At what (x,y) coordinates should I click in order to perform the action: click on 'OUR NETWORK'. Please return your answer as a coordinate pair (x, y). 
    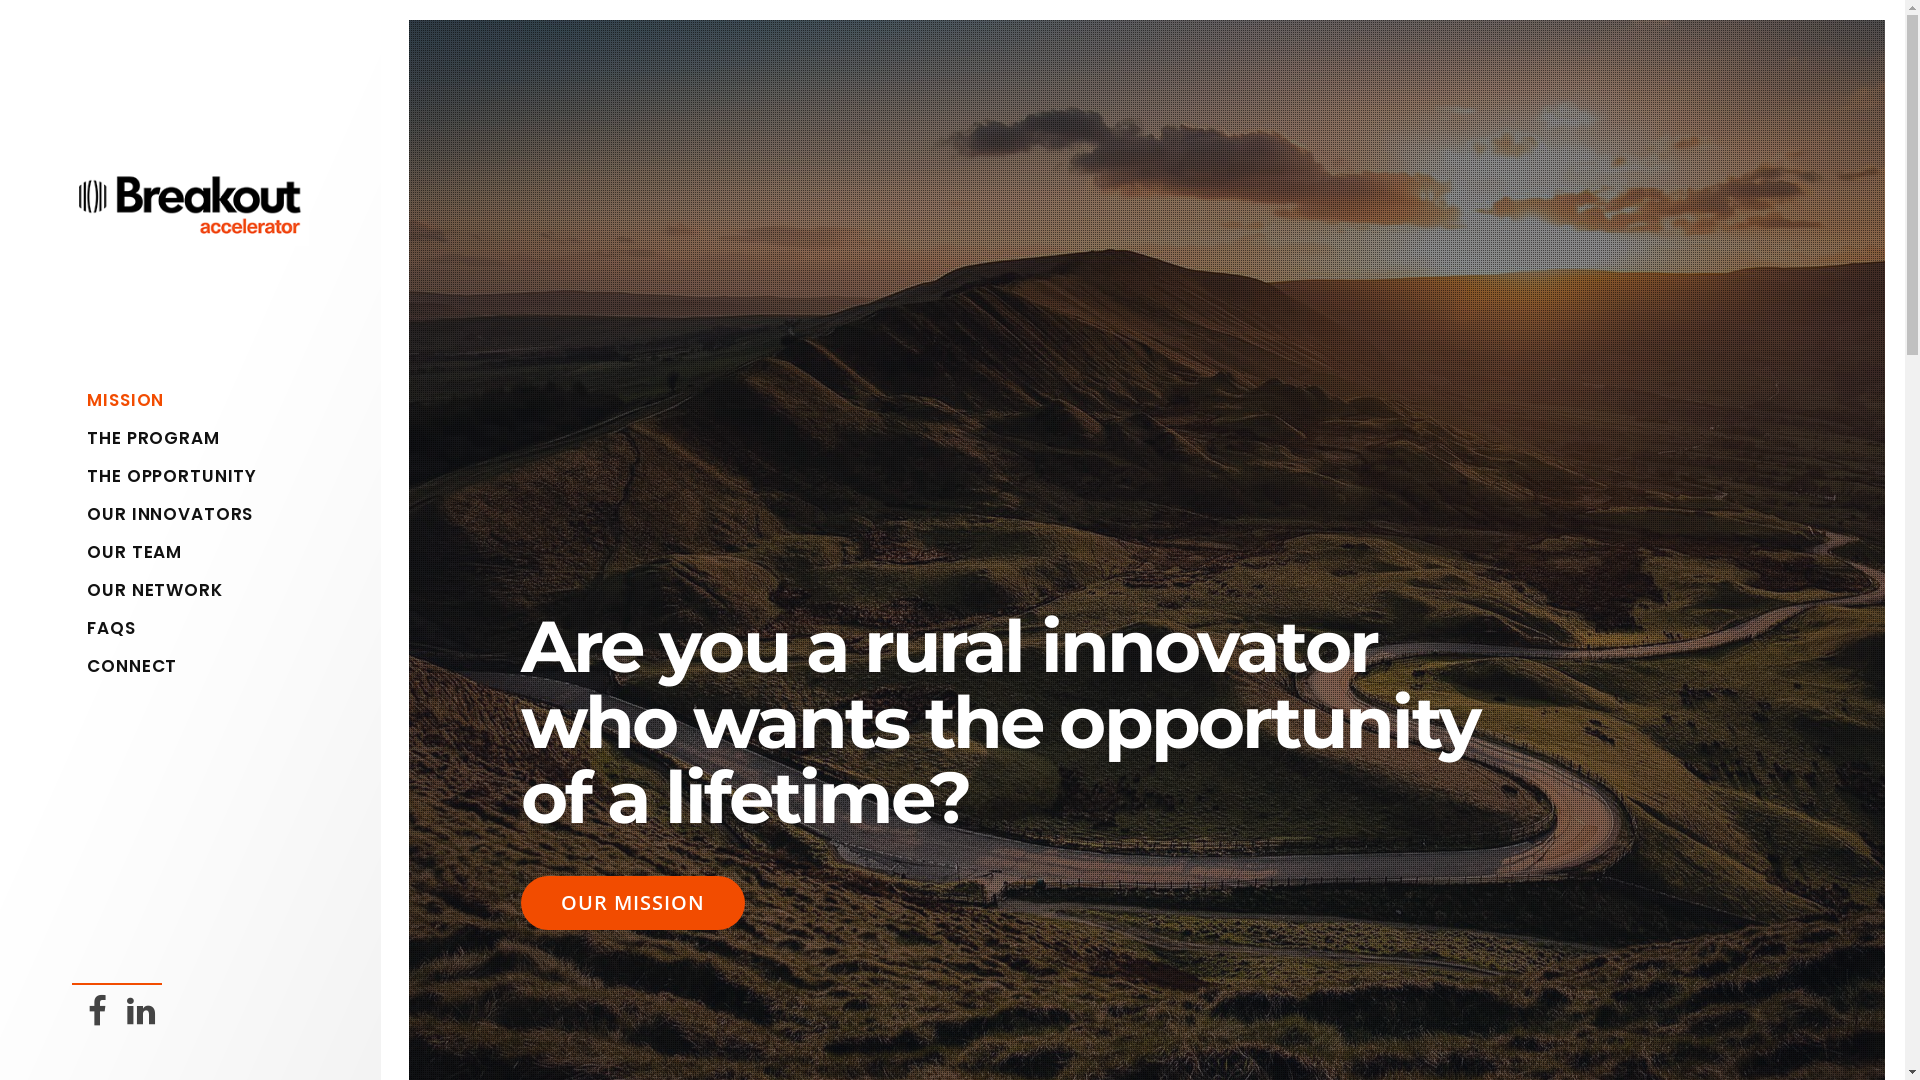
    Looking at the image, I should click on (85, 589).